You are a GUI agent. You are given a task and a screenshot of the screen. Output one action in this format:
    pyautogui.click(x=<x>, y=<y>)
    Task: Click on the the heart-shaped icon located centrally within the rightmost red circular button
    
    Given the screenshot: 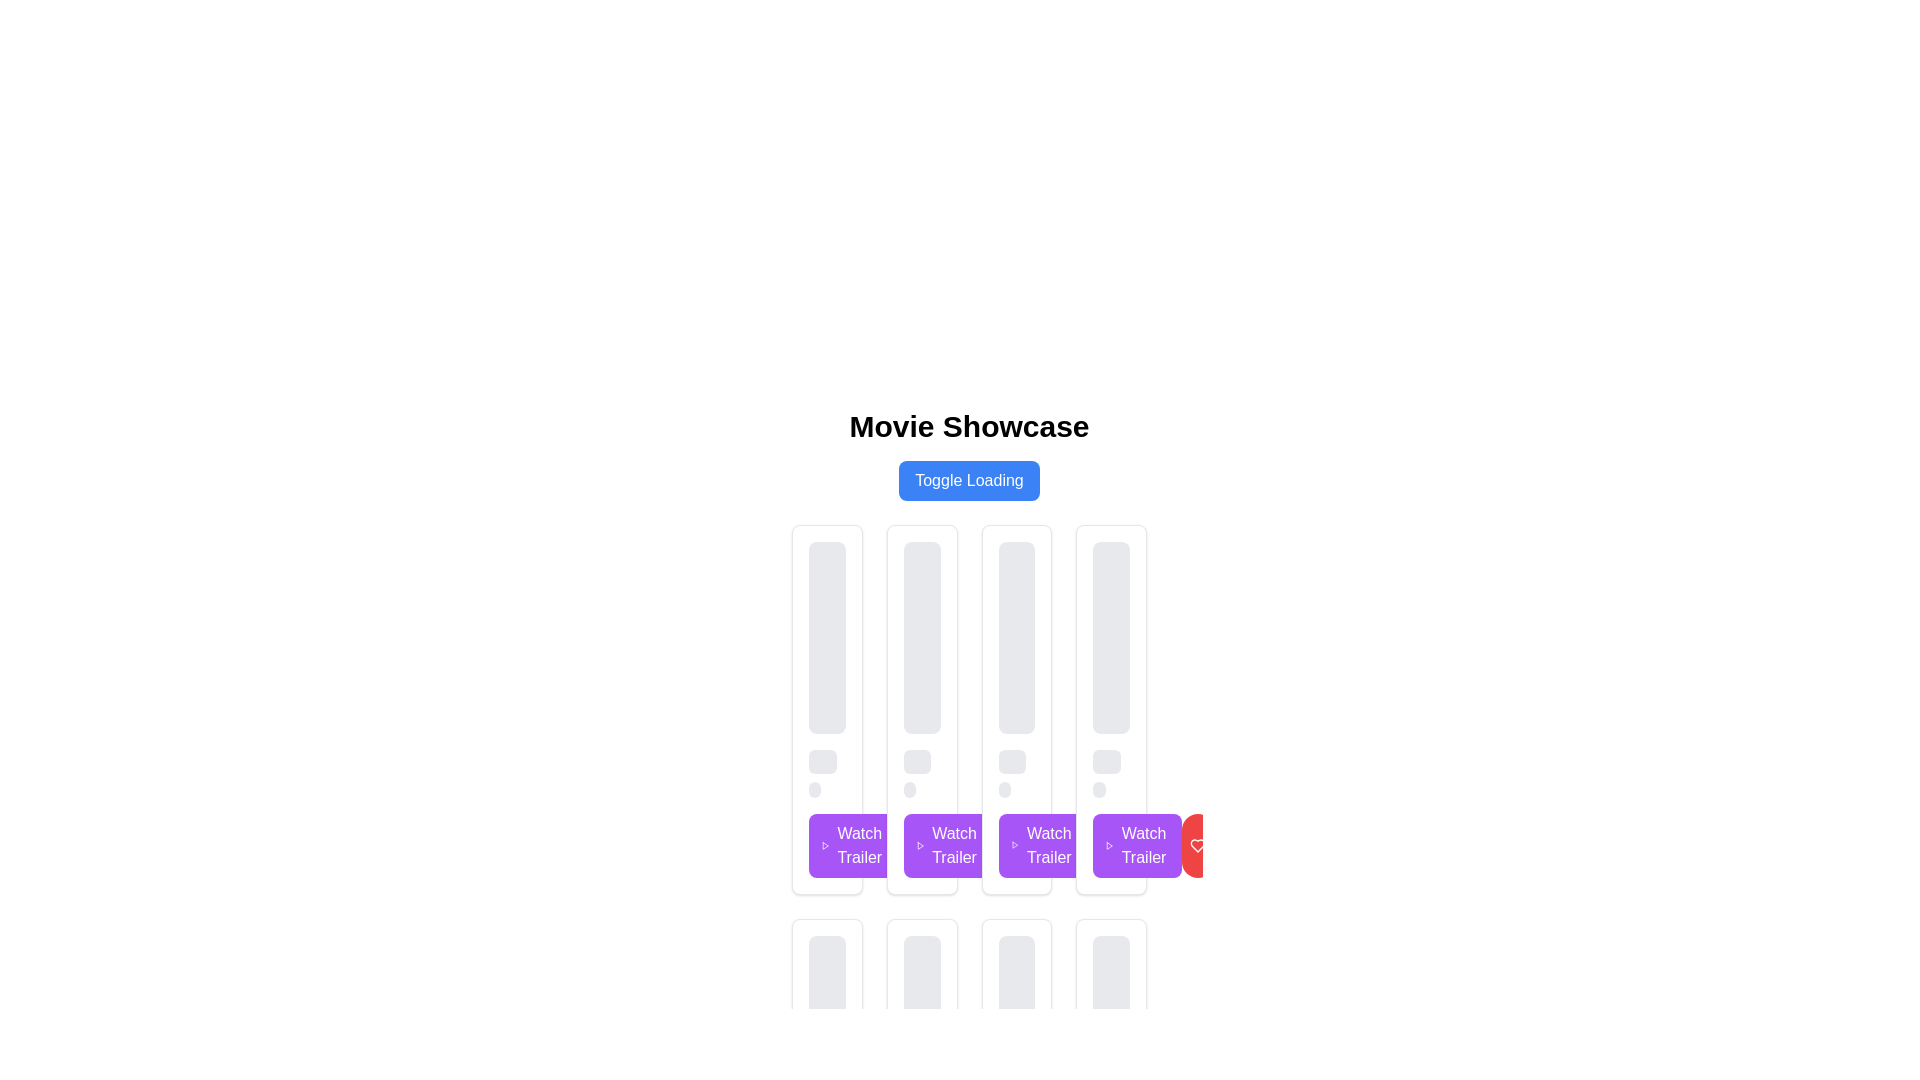 What is the action you would take?
    pyautogui.click(x=1198, y=845)
    